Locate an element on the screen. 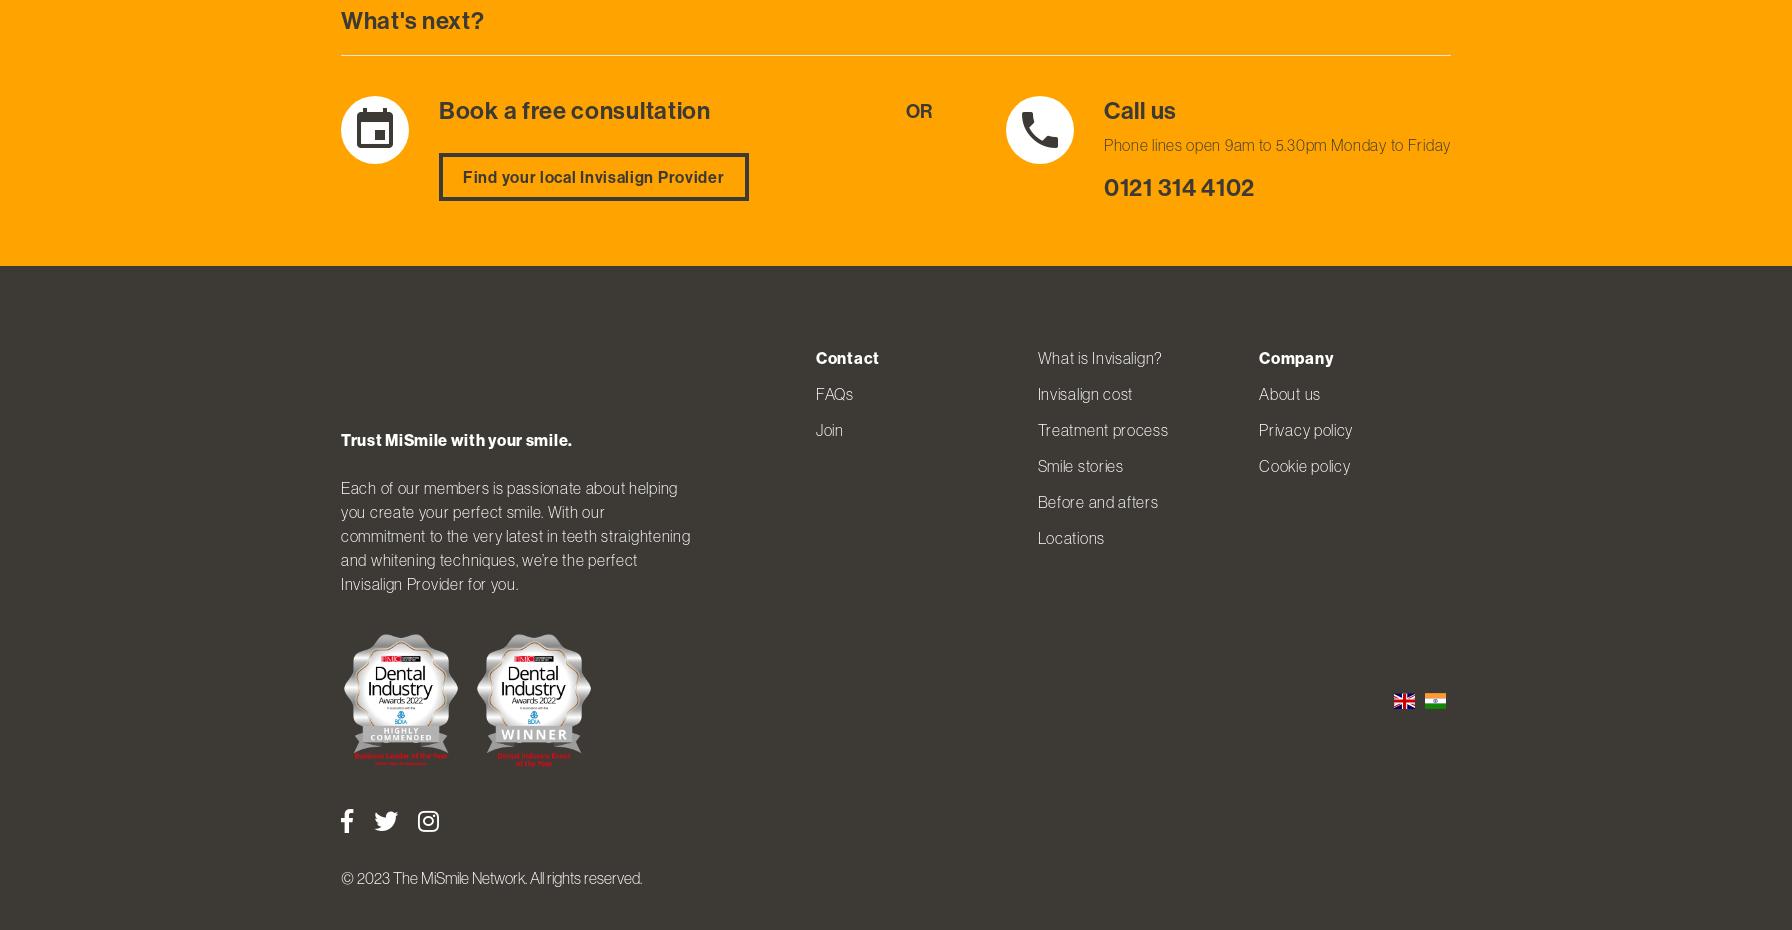 This screenshot has height=930, width=1792. 'FAQs' is located at coordinates (834, 393).